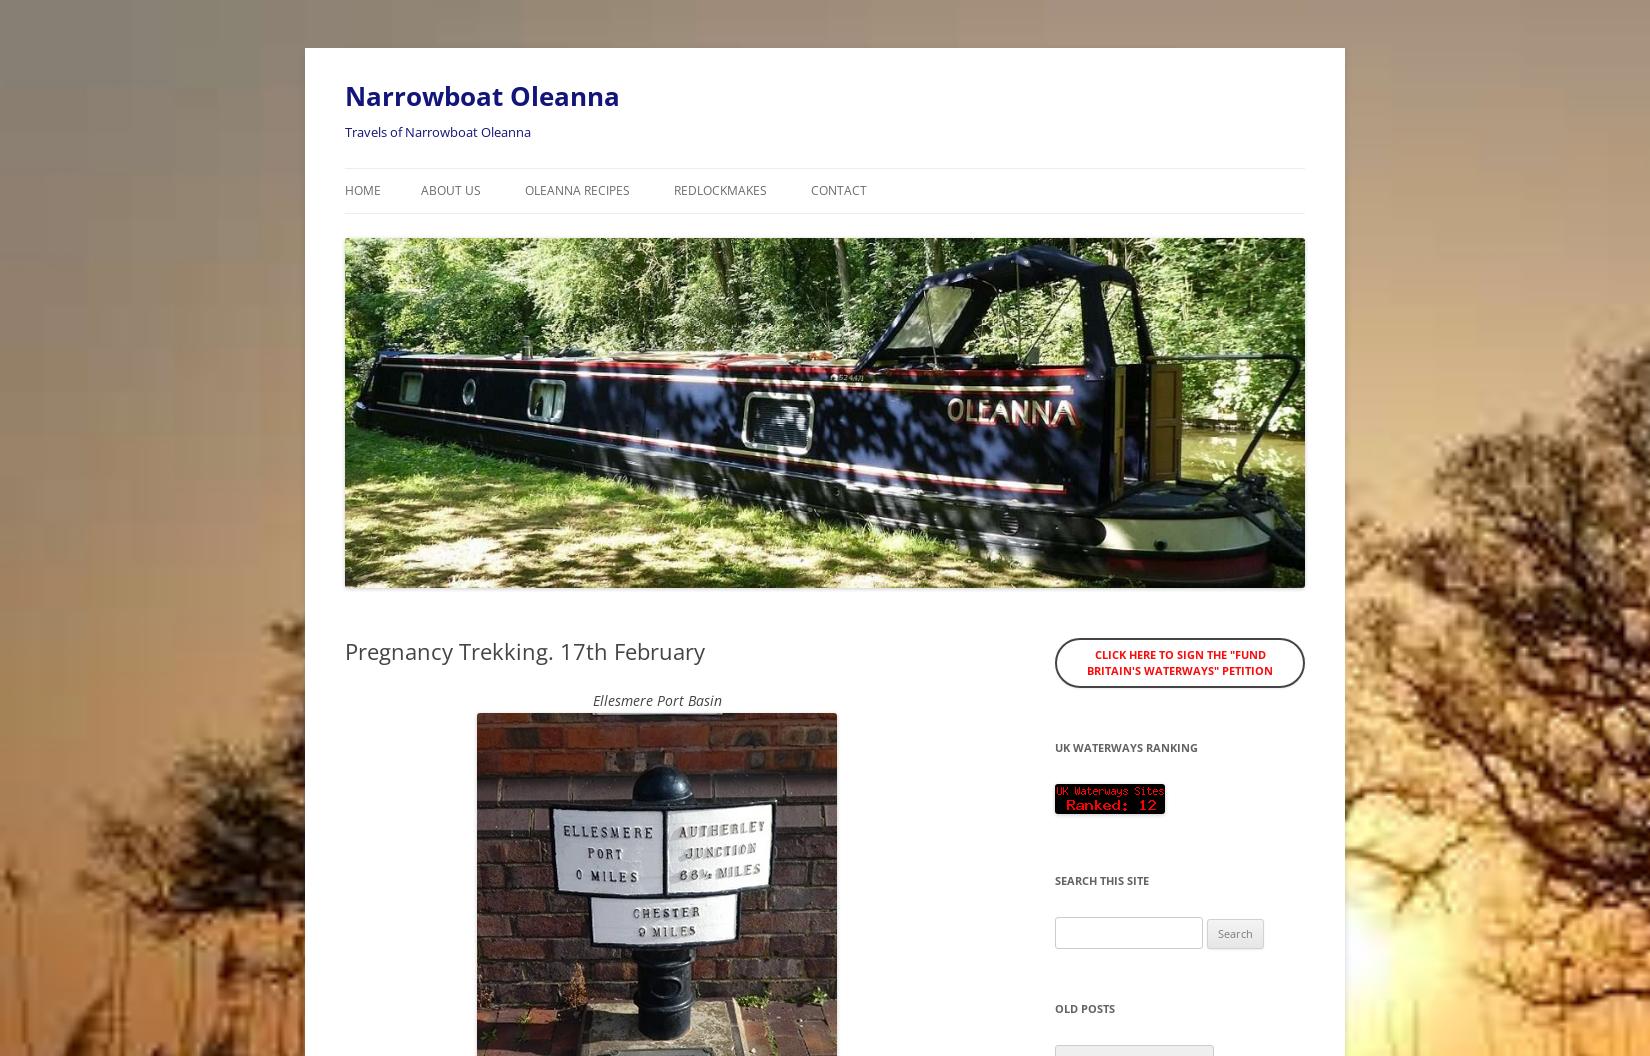  What do you see at coordinates (809, 190) in the screenshot?
I see `'Contact'` at bounding box center [809, 190].